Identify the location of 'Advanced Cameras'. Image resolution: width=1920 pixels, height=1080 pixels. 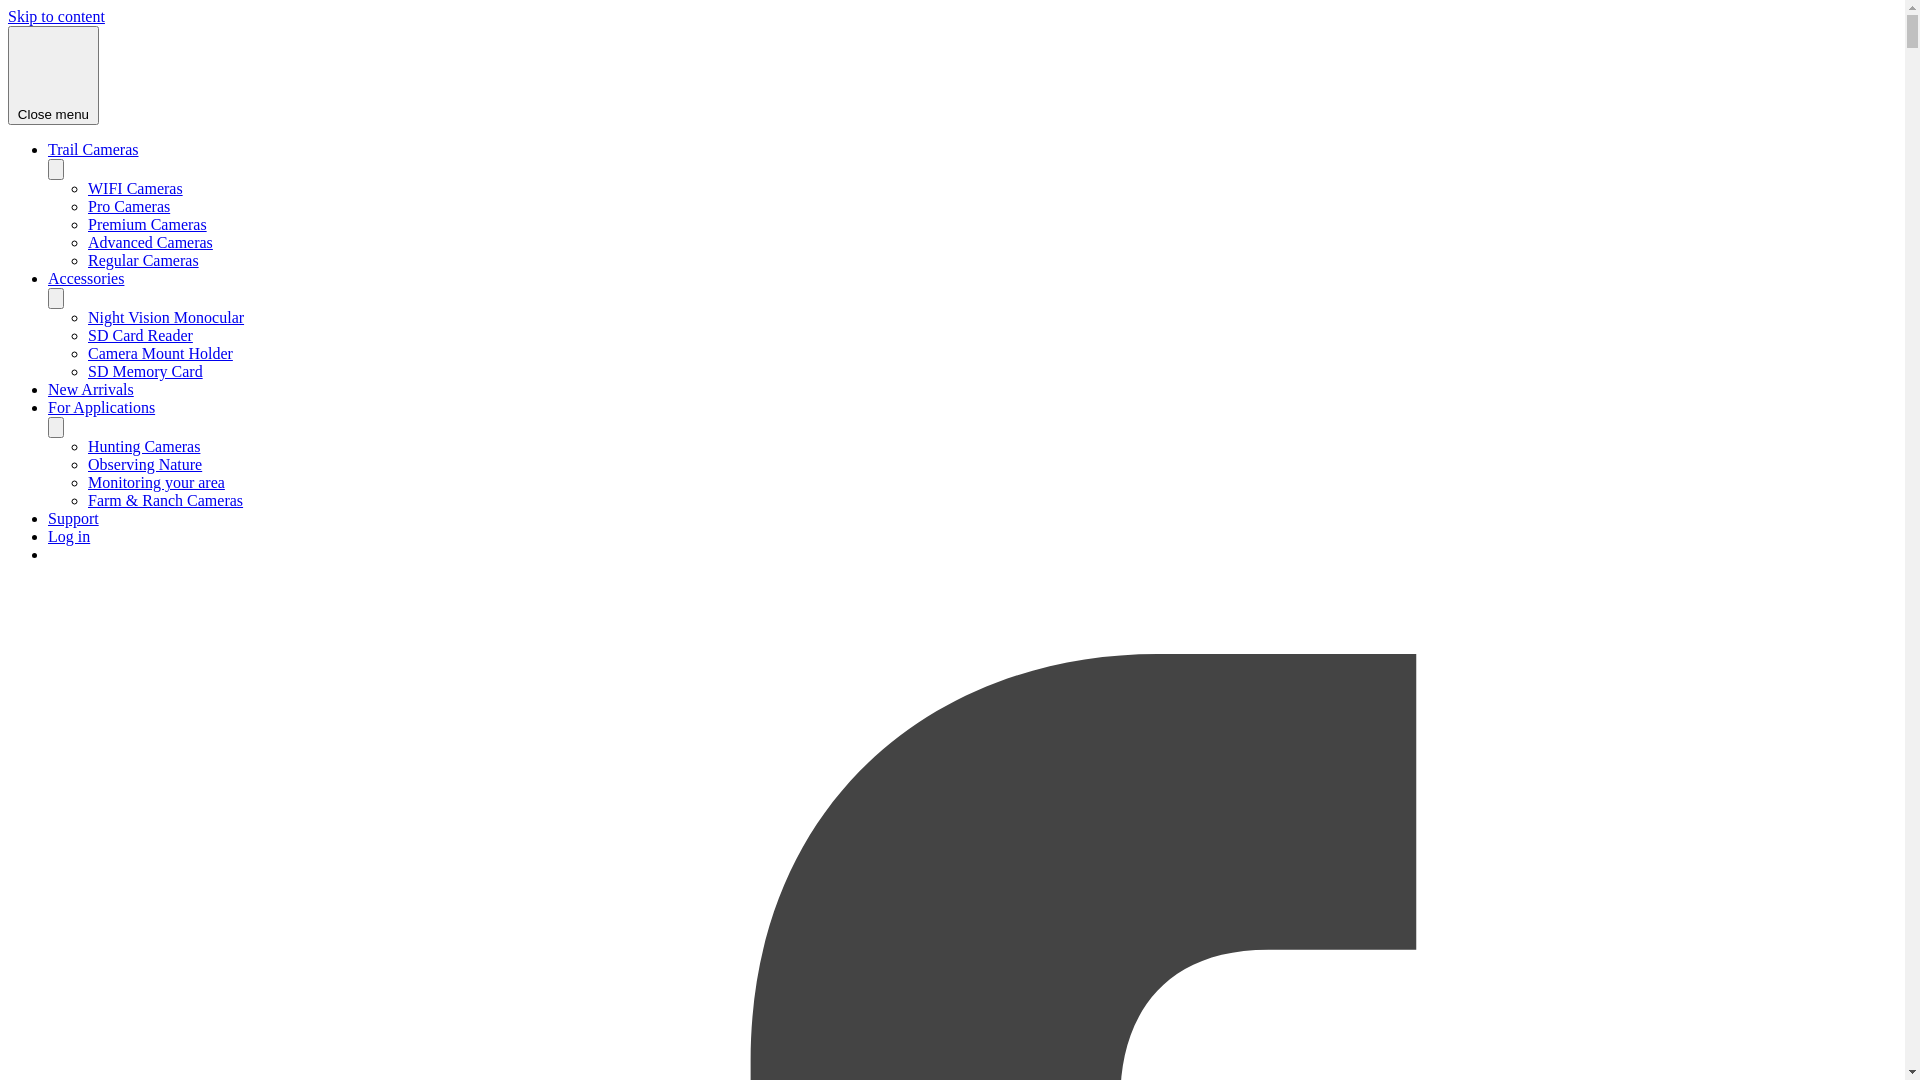
(149, 241).